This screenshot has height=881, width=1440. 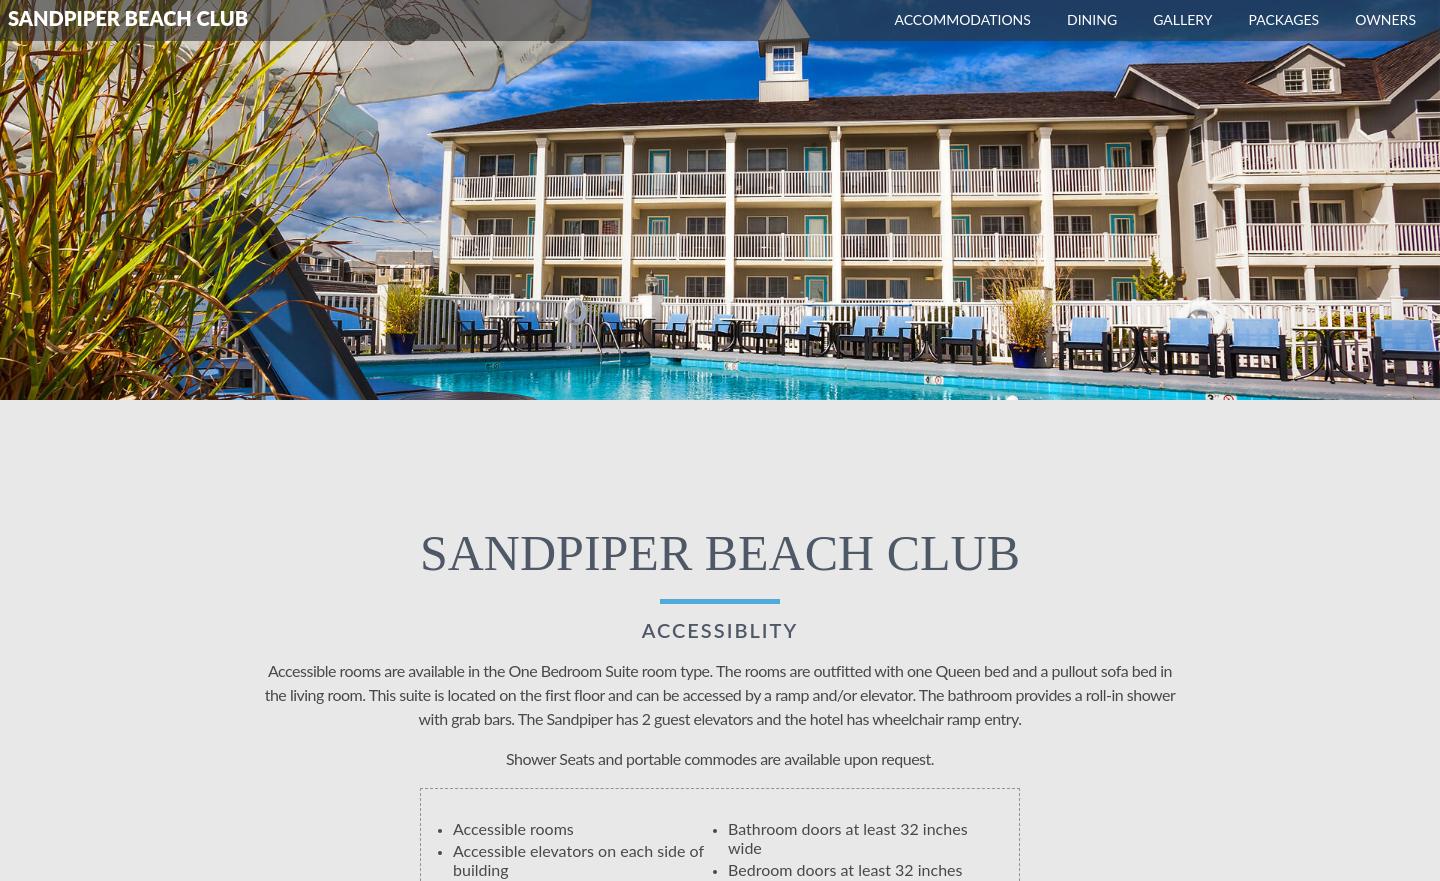 What do you see at coordinates (961, 19) in the screenshot?
I see `'Accommodations'` at bounding box center [961, 19].